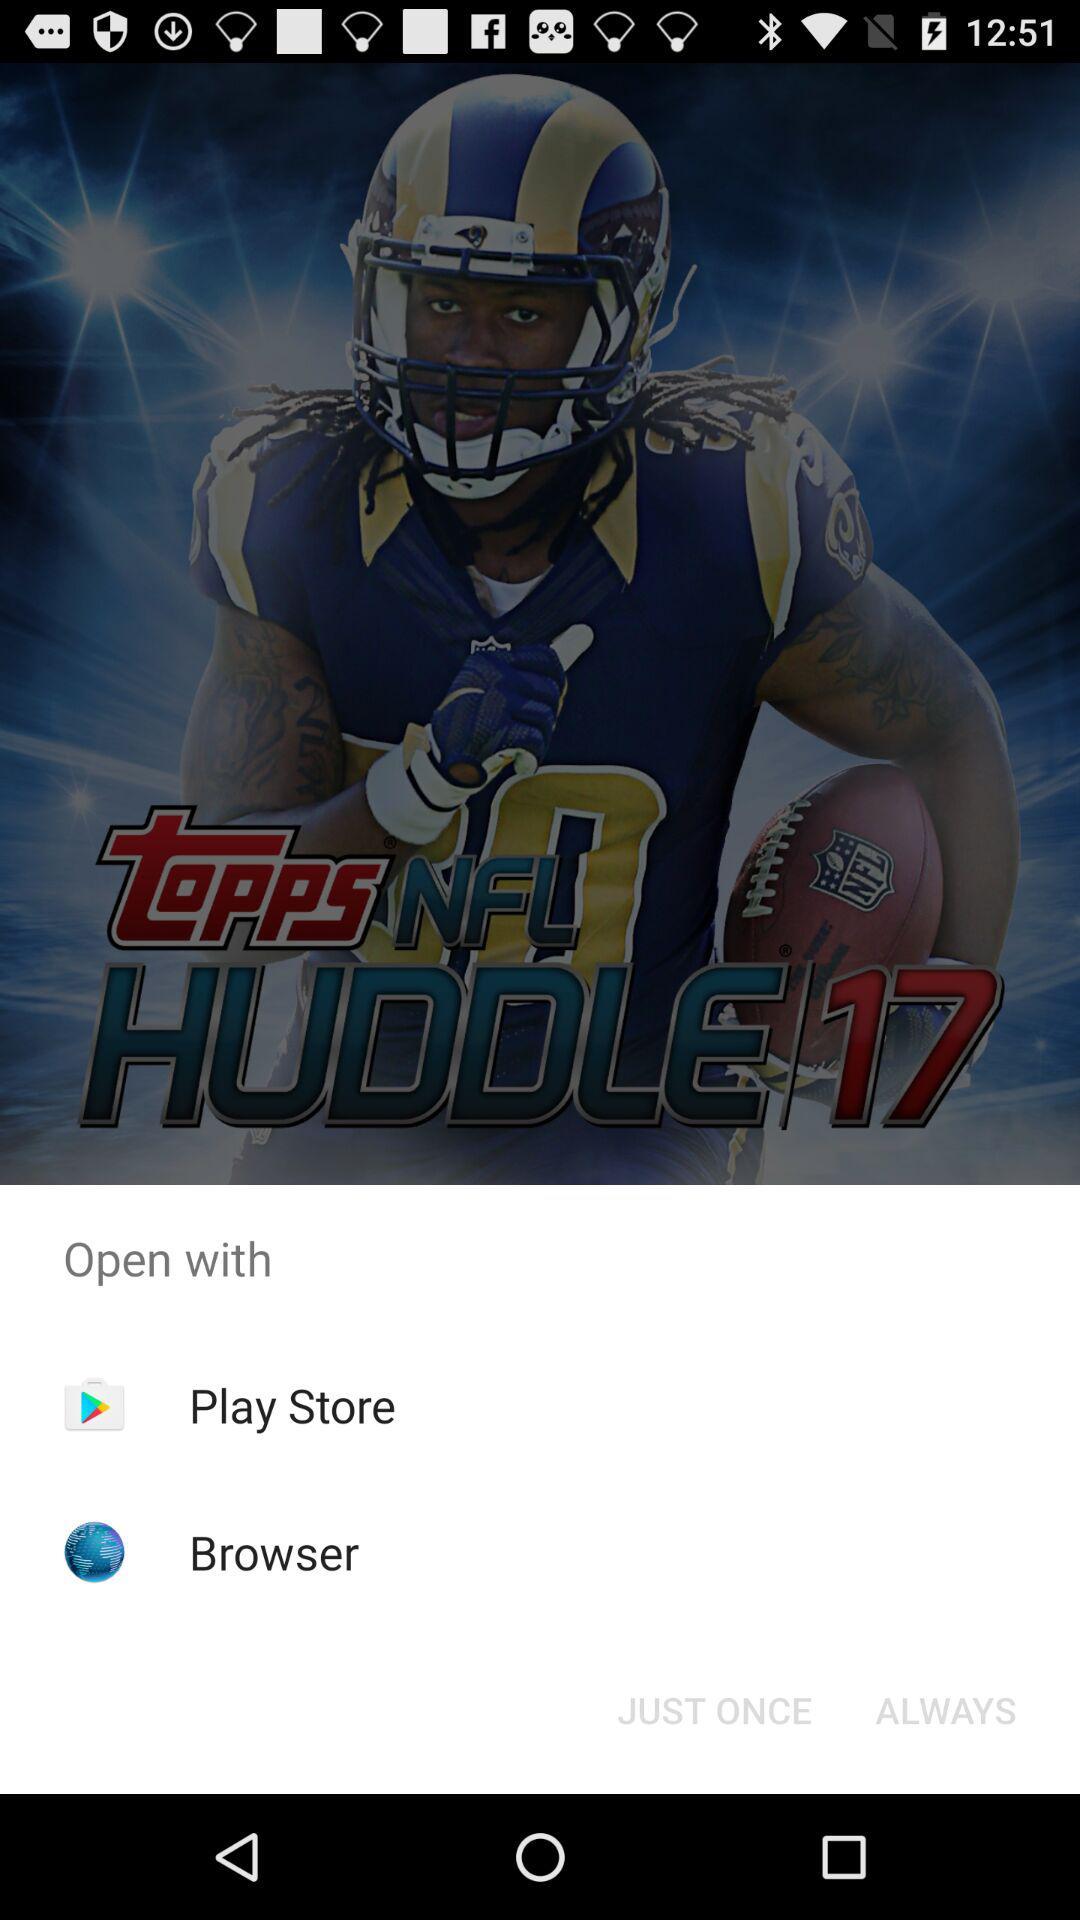 This screenshot has height=1920, width=1080. I want to click on the item to the left of the always item, so click(713, 1708).